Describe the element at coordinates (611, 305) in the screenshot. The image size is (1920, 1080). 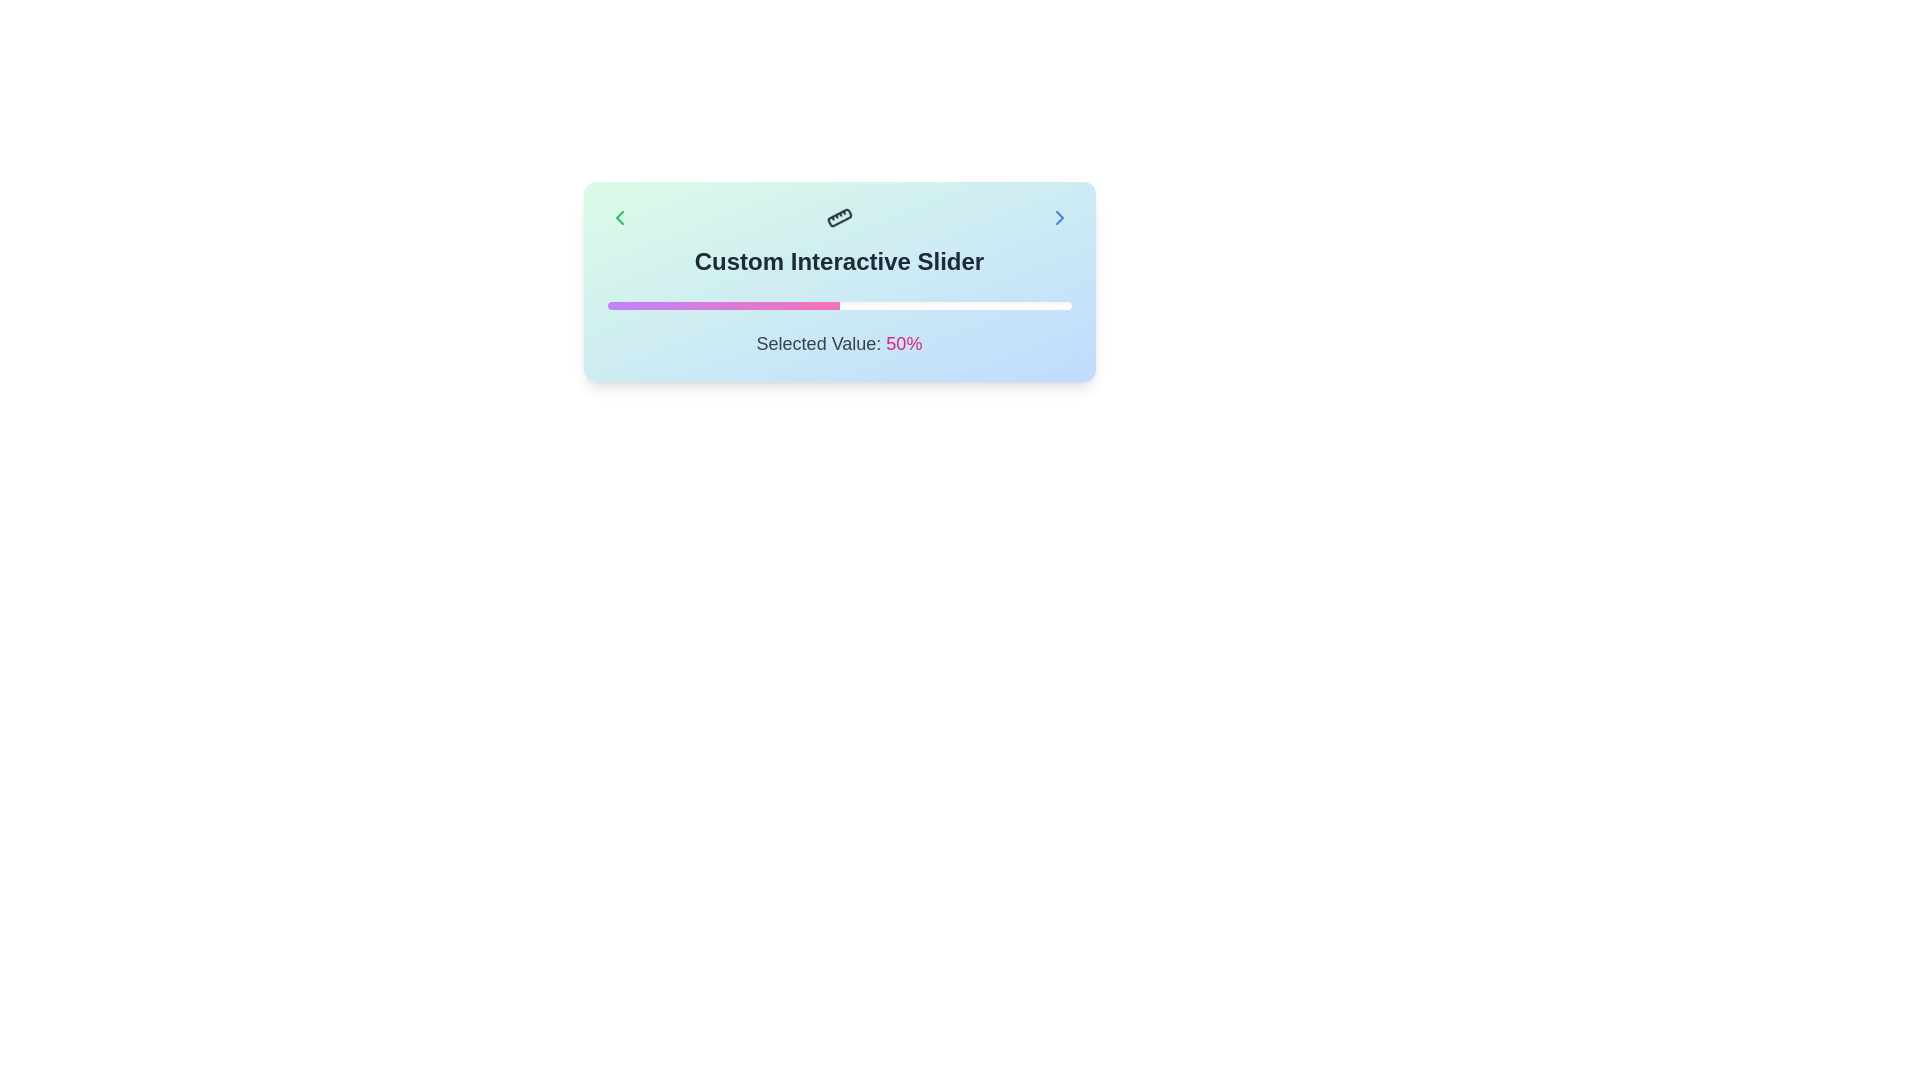
I see `the slider value` at that location.